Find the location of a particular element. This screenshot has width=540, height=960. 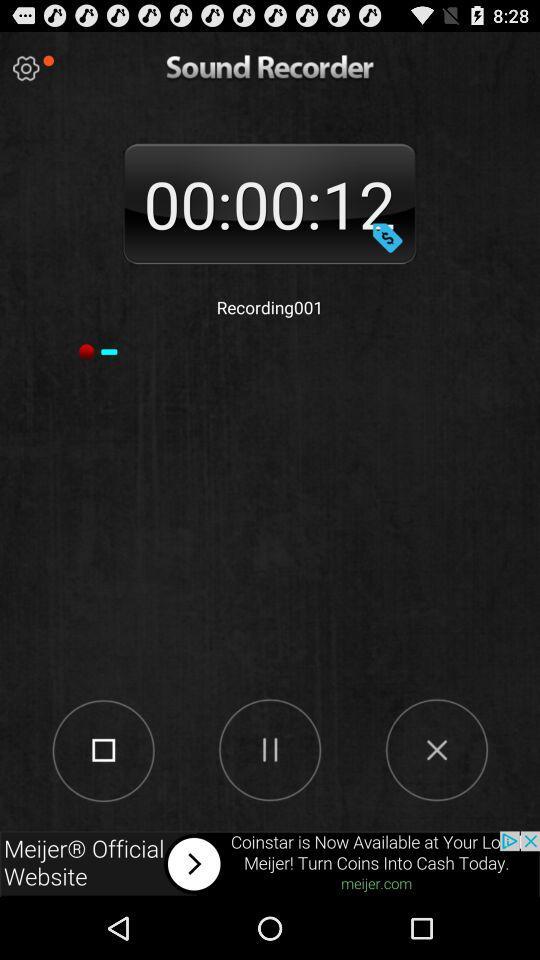

the settings icon is located at coordinates (25, 73).